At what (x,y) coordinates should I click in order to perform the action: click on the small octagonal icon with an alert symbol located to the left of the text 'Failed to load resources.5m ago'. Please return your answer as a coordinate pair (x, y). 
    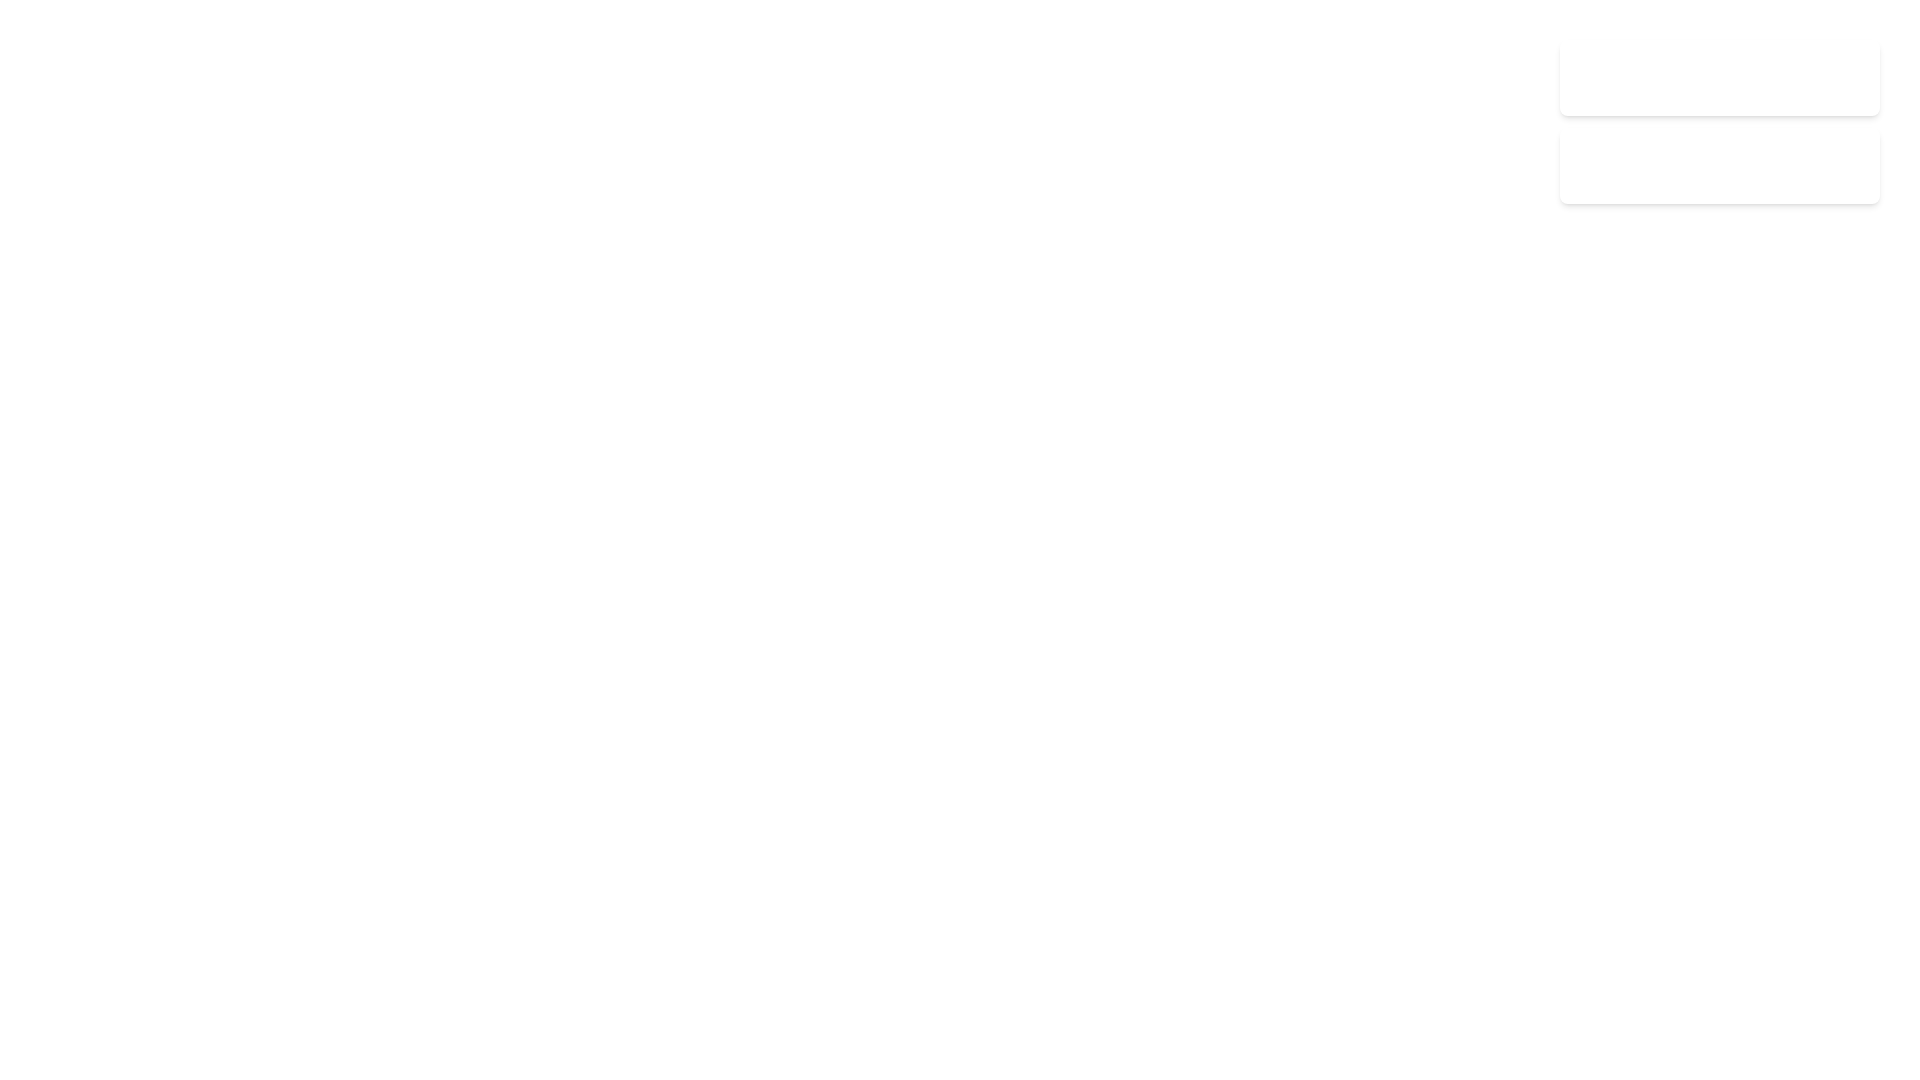
    Looking at the image, I should click on (1587, 164).